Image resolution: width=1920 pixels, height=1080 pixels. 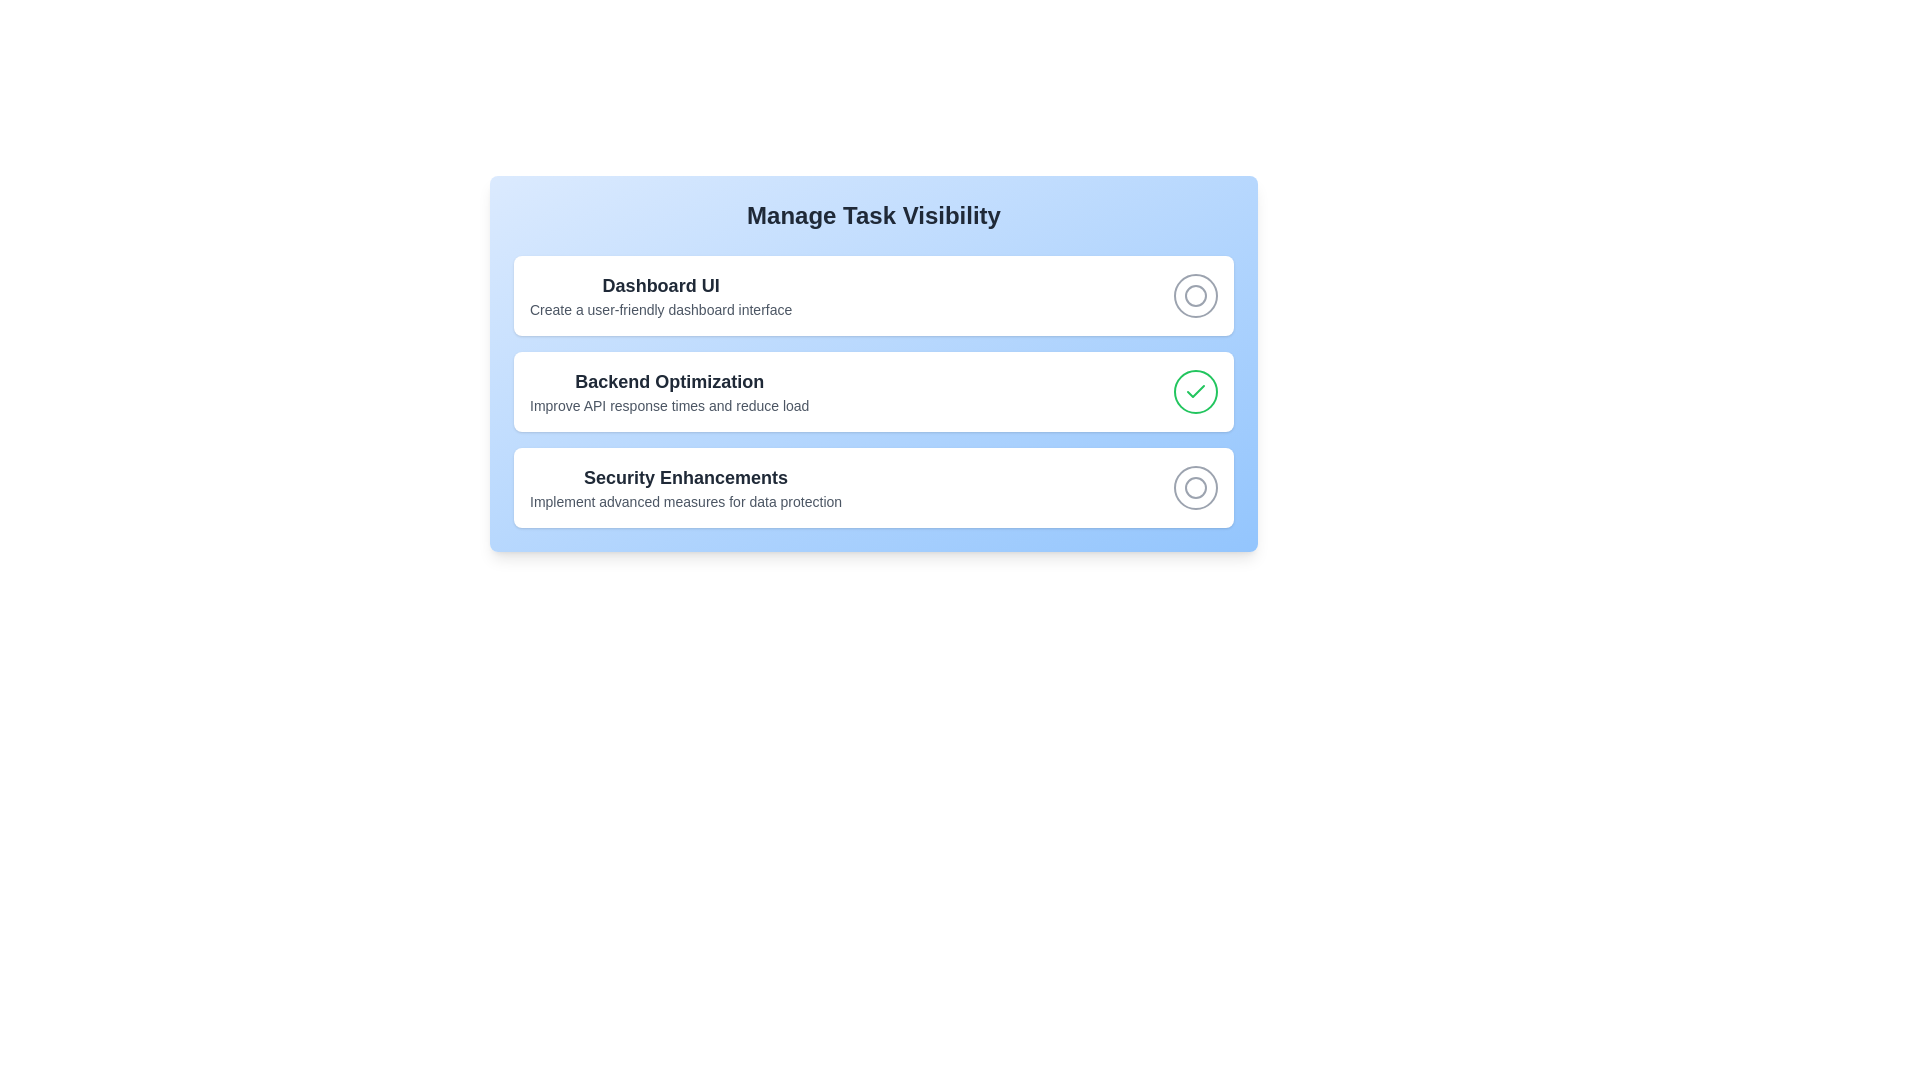 What do you see at coordinates (686, 488) in the screenshot?
I see `the 'Security Enhancements' text block, which is the third item in a vertical stack of similar styled elements, located in the center of the interface beneath the 'Backend Optimization' section` at bounding box center [686, 488].